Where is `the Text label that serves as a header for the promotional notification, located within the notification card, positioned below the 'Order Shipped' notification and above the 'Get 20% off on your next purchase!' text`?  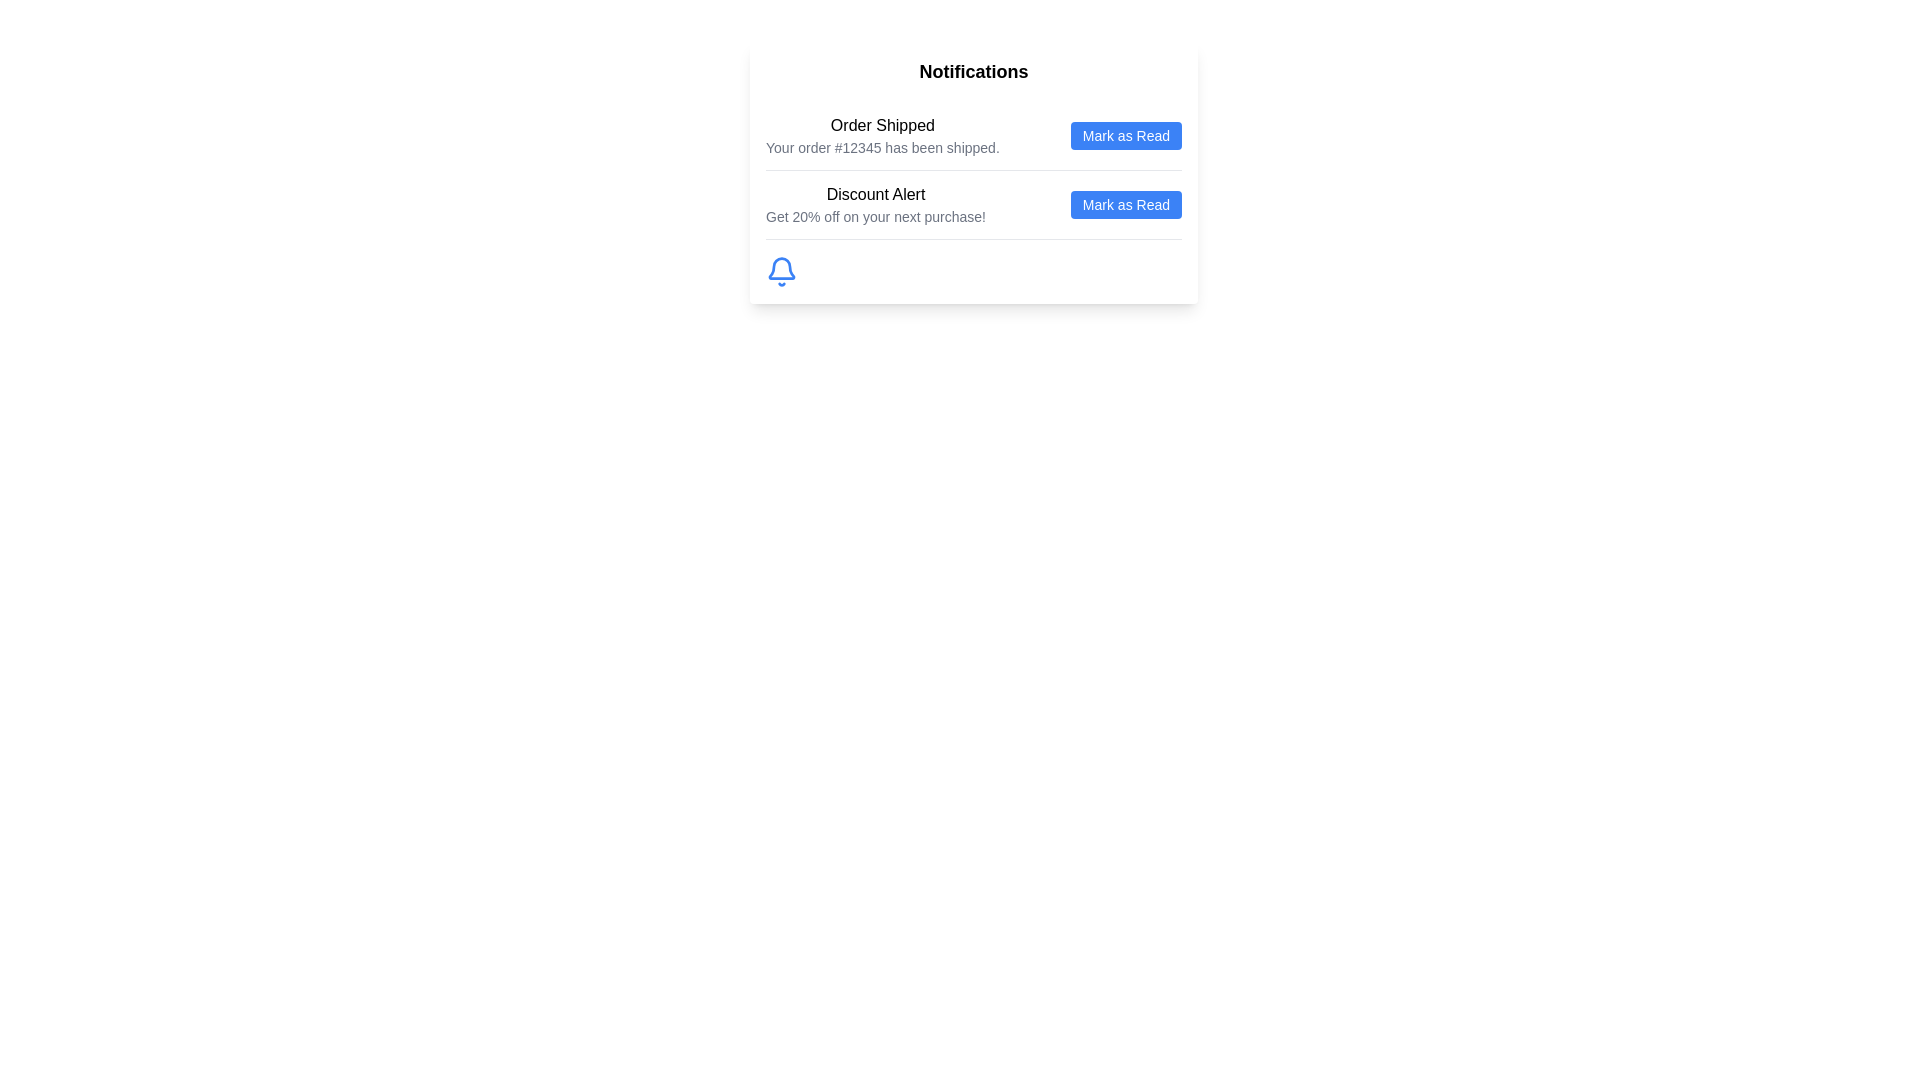
the Text label that serves as a header for the promotional notification, located within the notification card, positioned below the 'Order Shipped' notification and above the 'Get 20% off on your next purchase!' text is located at coordinates (875, 195).